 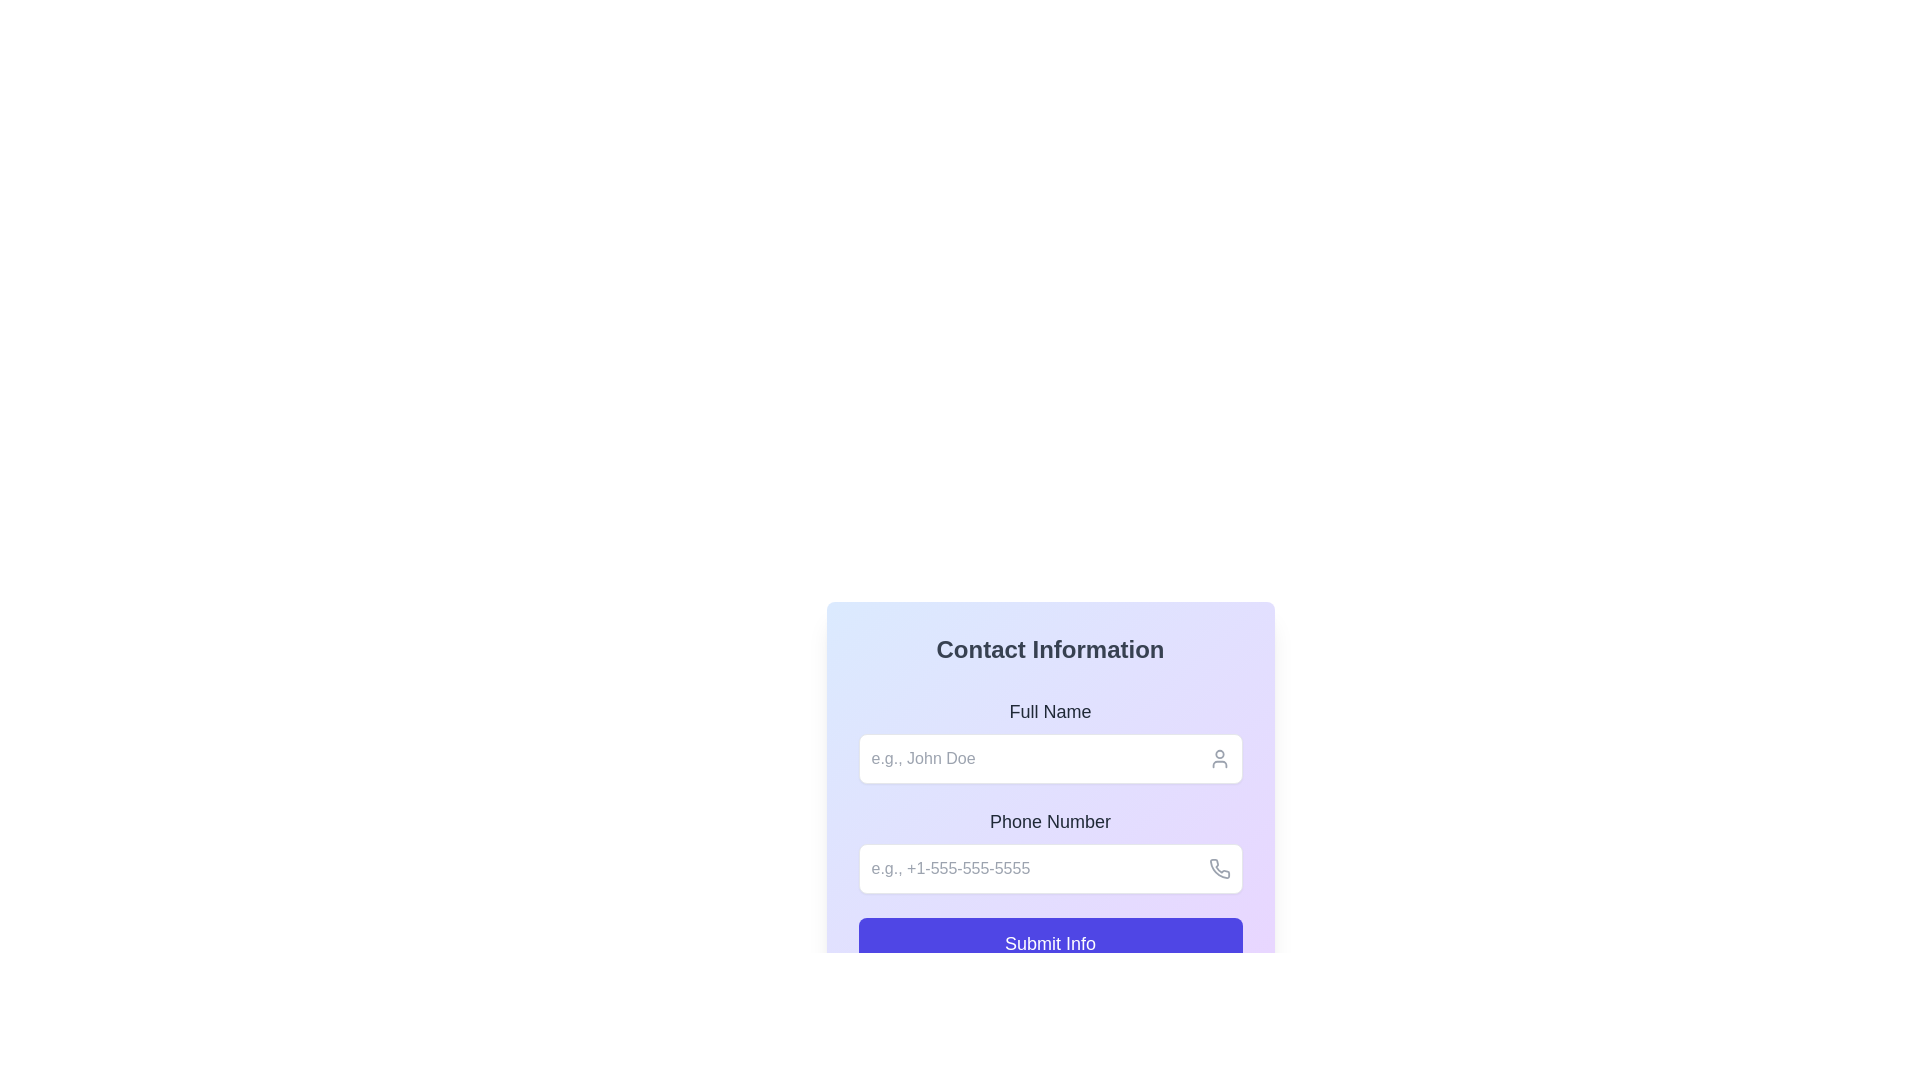 I want to click on the submission button located at the bottom of the 'Contact Information' form to trigger hover effects, so click(x=1049, y=944).